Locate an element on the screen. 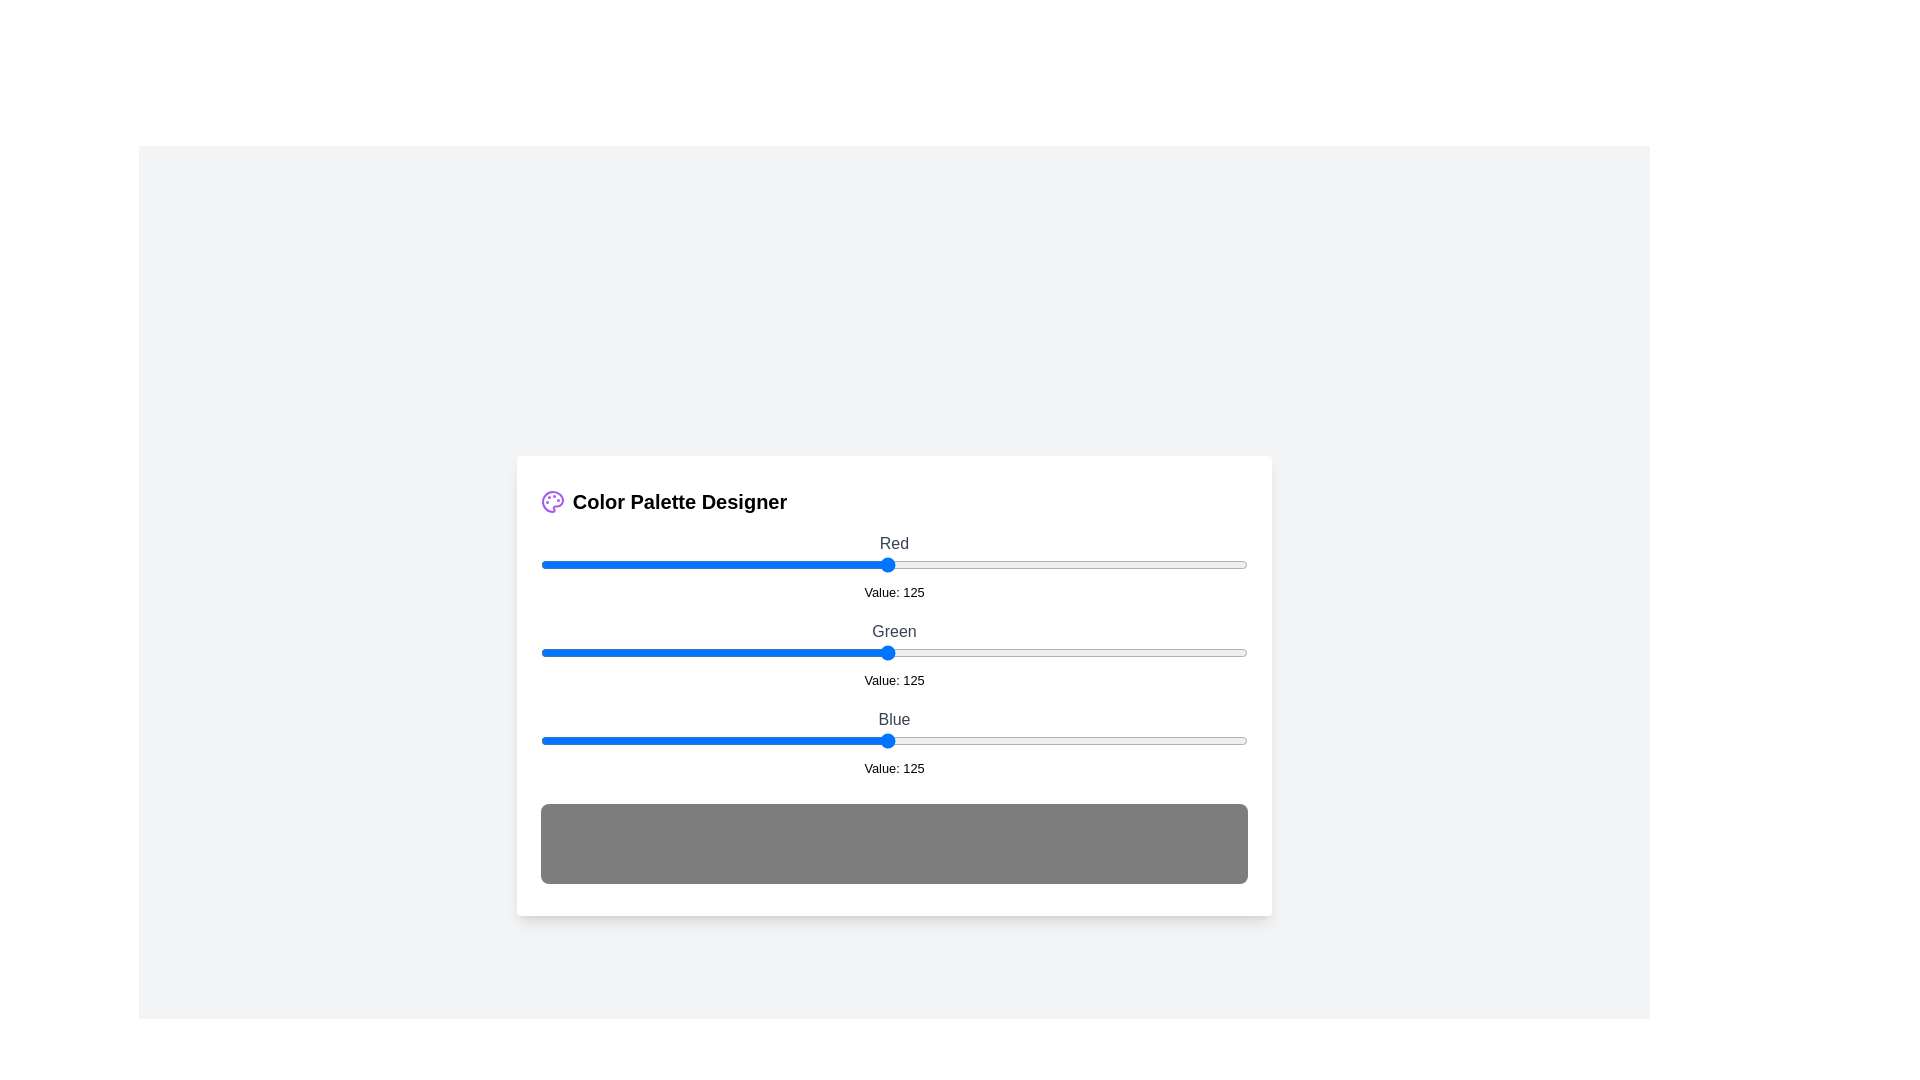 Image resolution: width=1920 pixels, height=1080 pixels. the 1 slider to 28 is located at coordinates (617, 652).